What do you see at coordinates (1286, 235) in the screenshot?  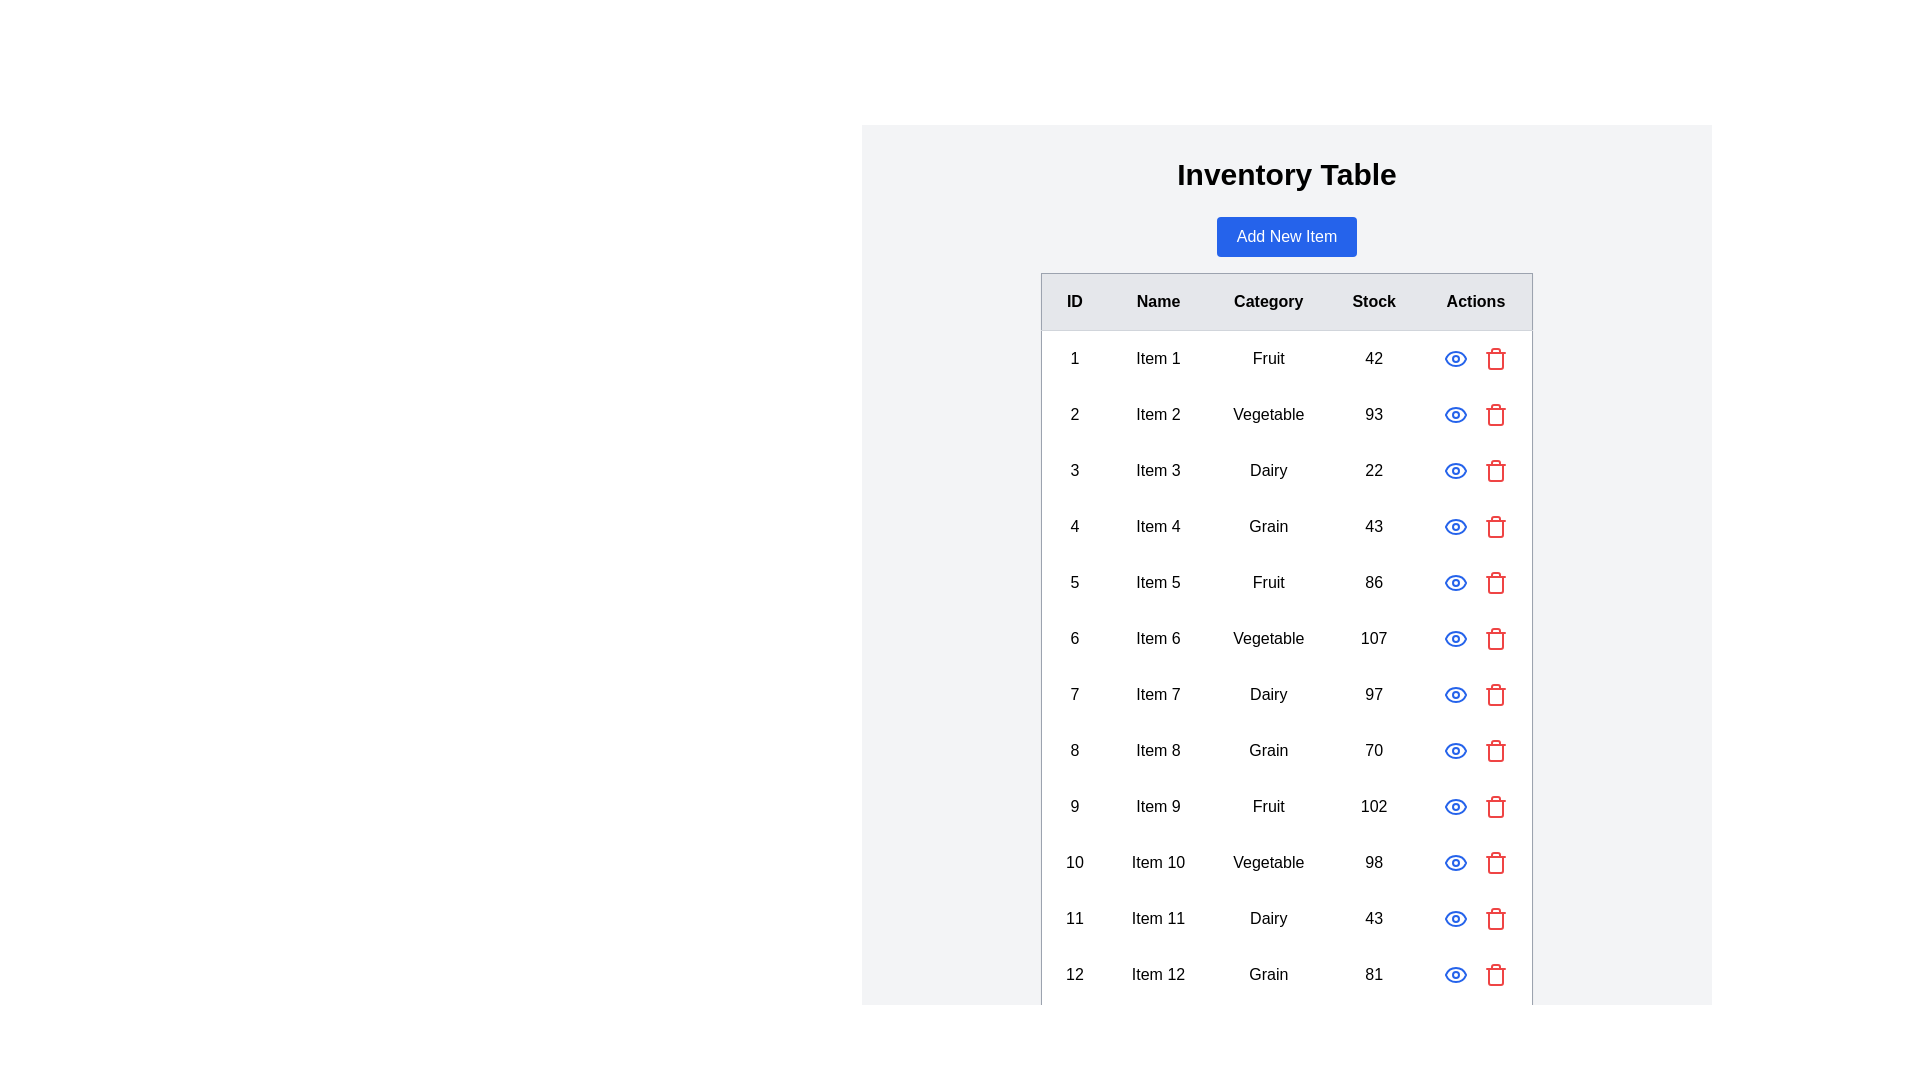 I see `the 'Add New Item' button to initiate the process of adding a new item to the table` at bounding box center [1286, 235].